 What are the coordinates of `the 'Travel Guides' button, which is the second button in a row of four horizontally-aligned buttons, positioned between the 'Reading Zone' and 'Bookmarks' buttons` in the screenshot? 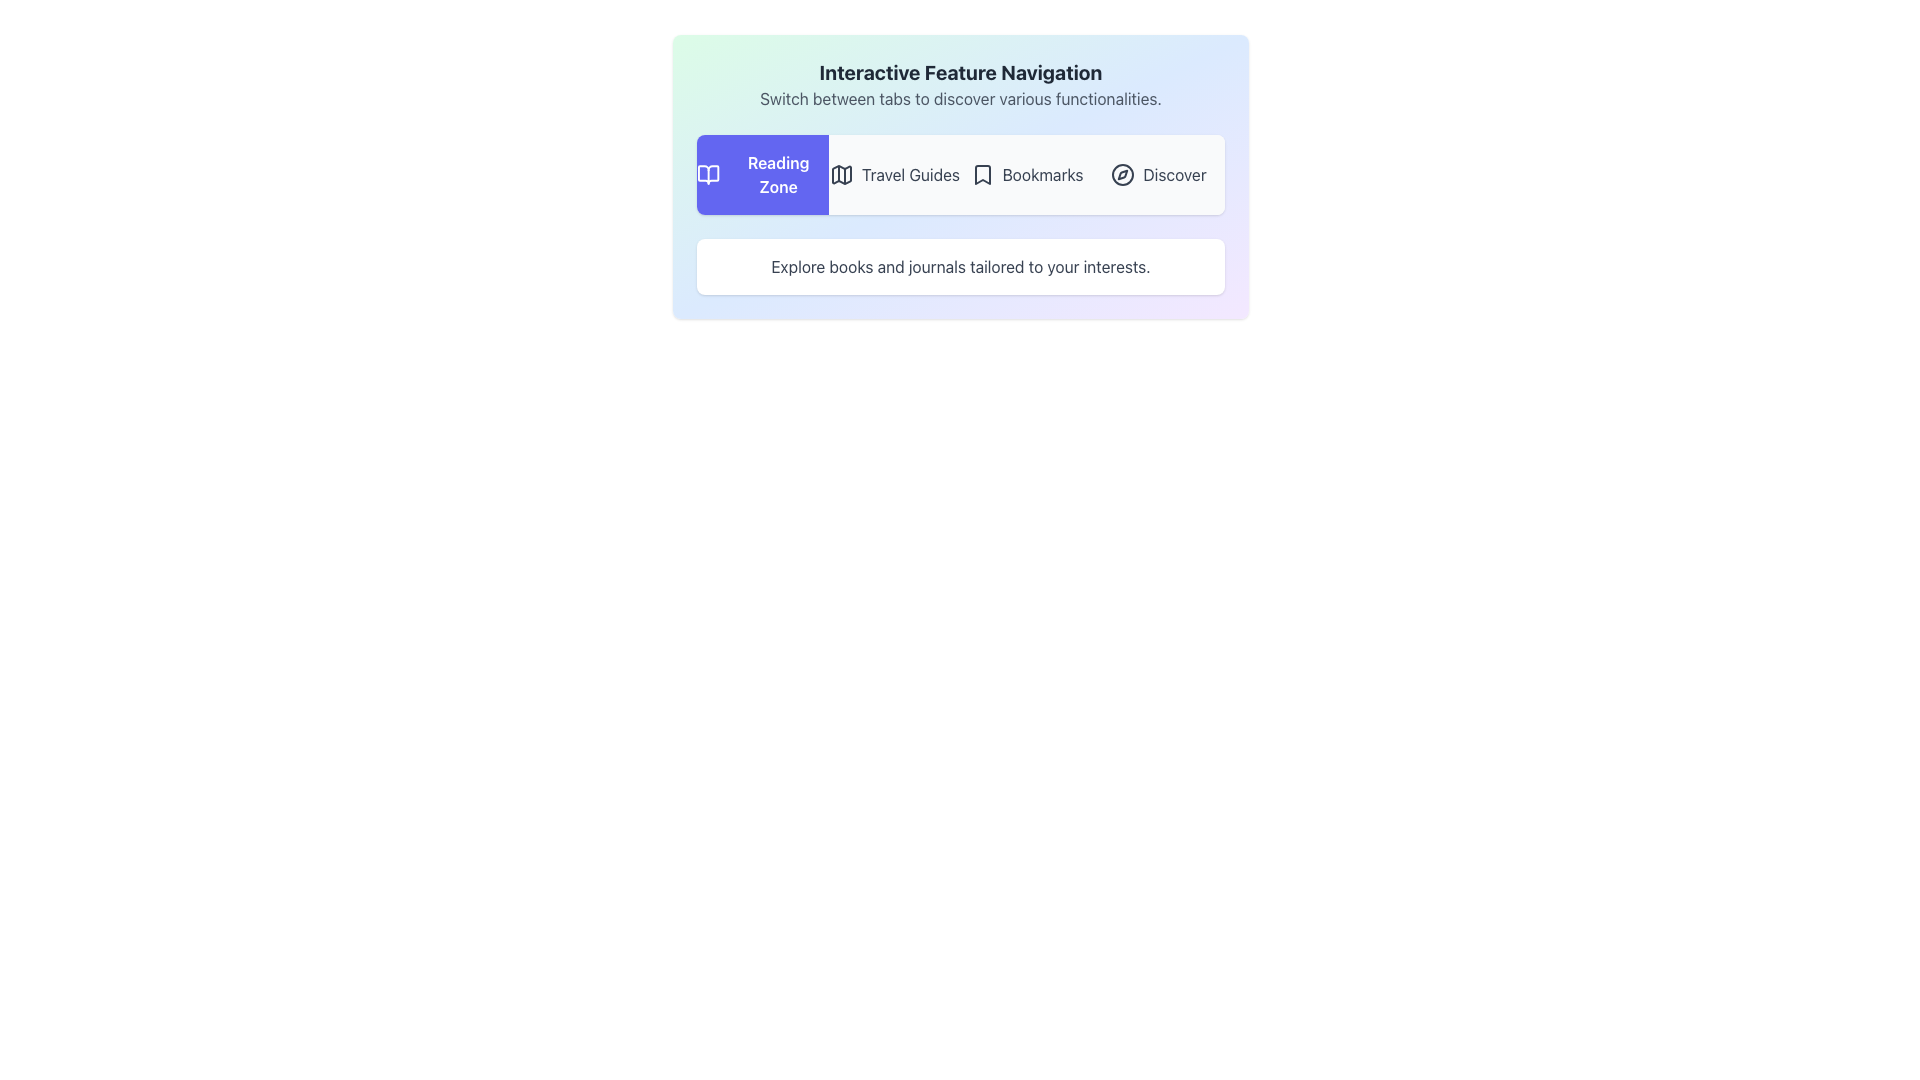 It's located at (893, 173).